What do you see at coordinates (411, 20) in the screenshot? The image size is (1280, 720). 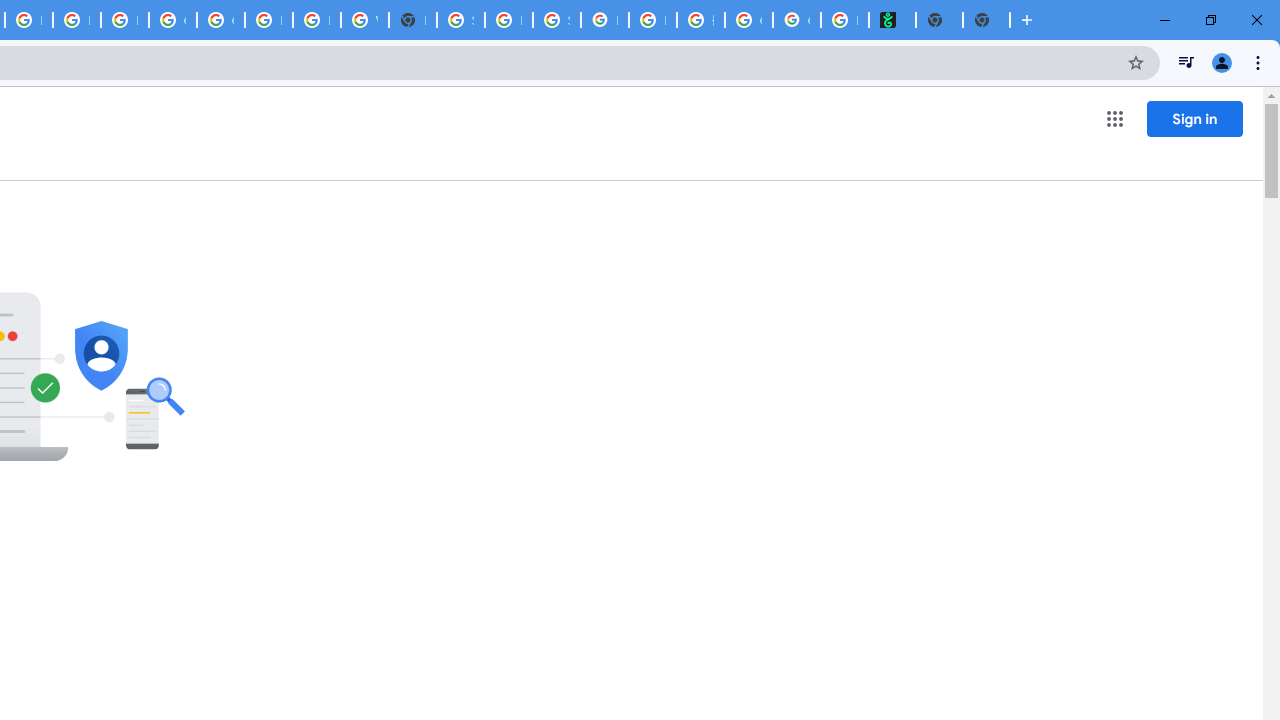 I see `'New Tab'` at bounding box center [411, 20].